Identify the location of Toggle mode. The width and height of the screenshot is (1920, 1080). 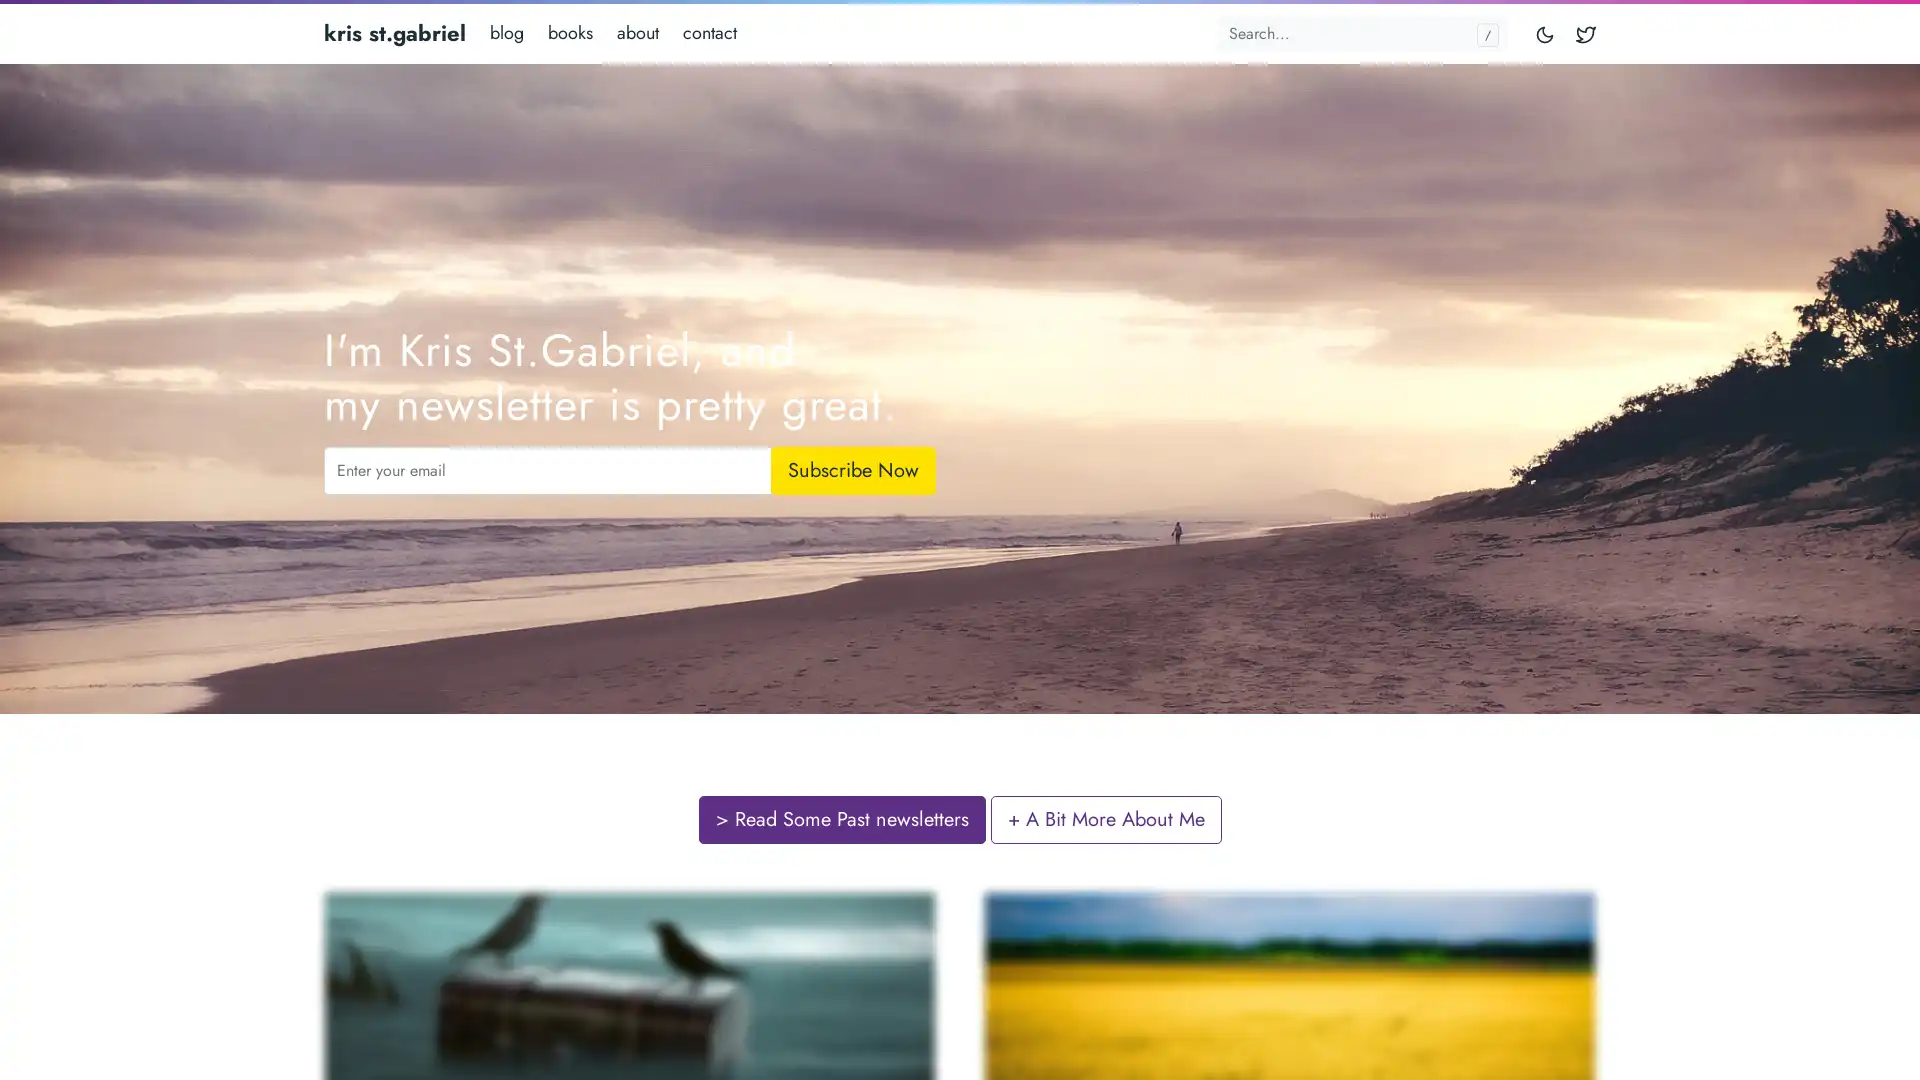
(1544, 33).